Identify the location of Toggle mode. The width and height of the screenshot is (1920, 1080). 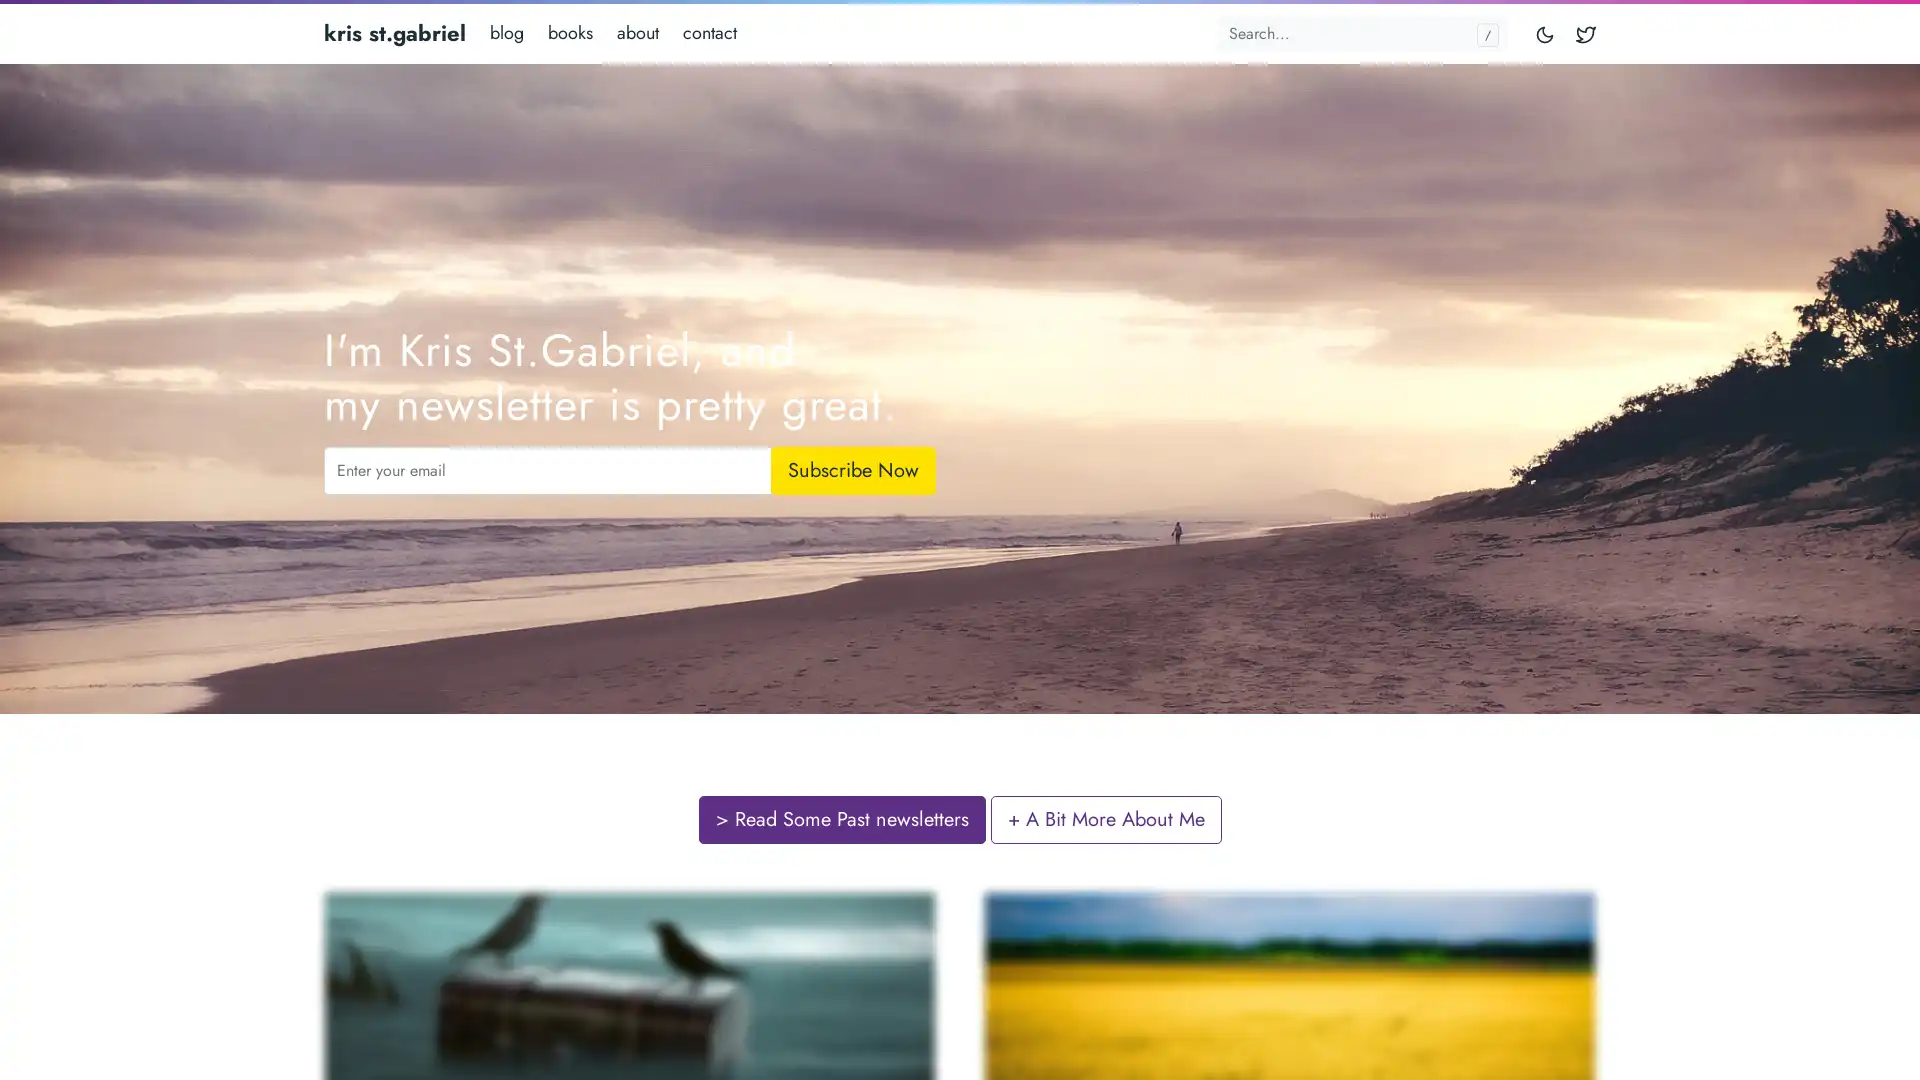
(1544, 33).